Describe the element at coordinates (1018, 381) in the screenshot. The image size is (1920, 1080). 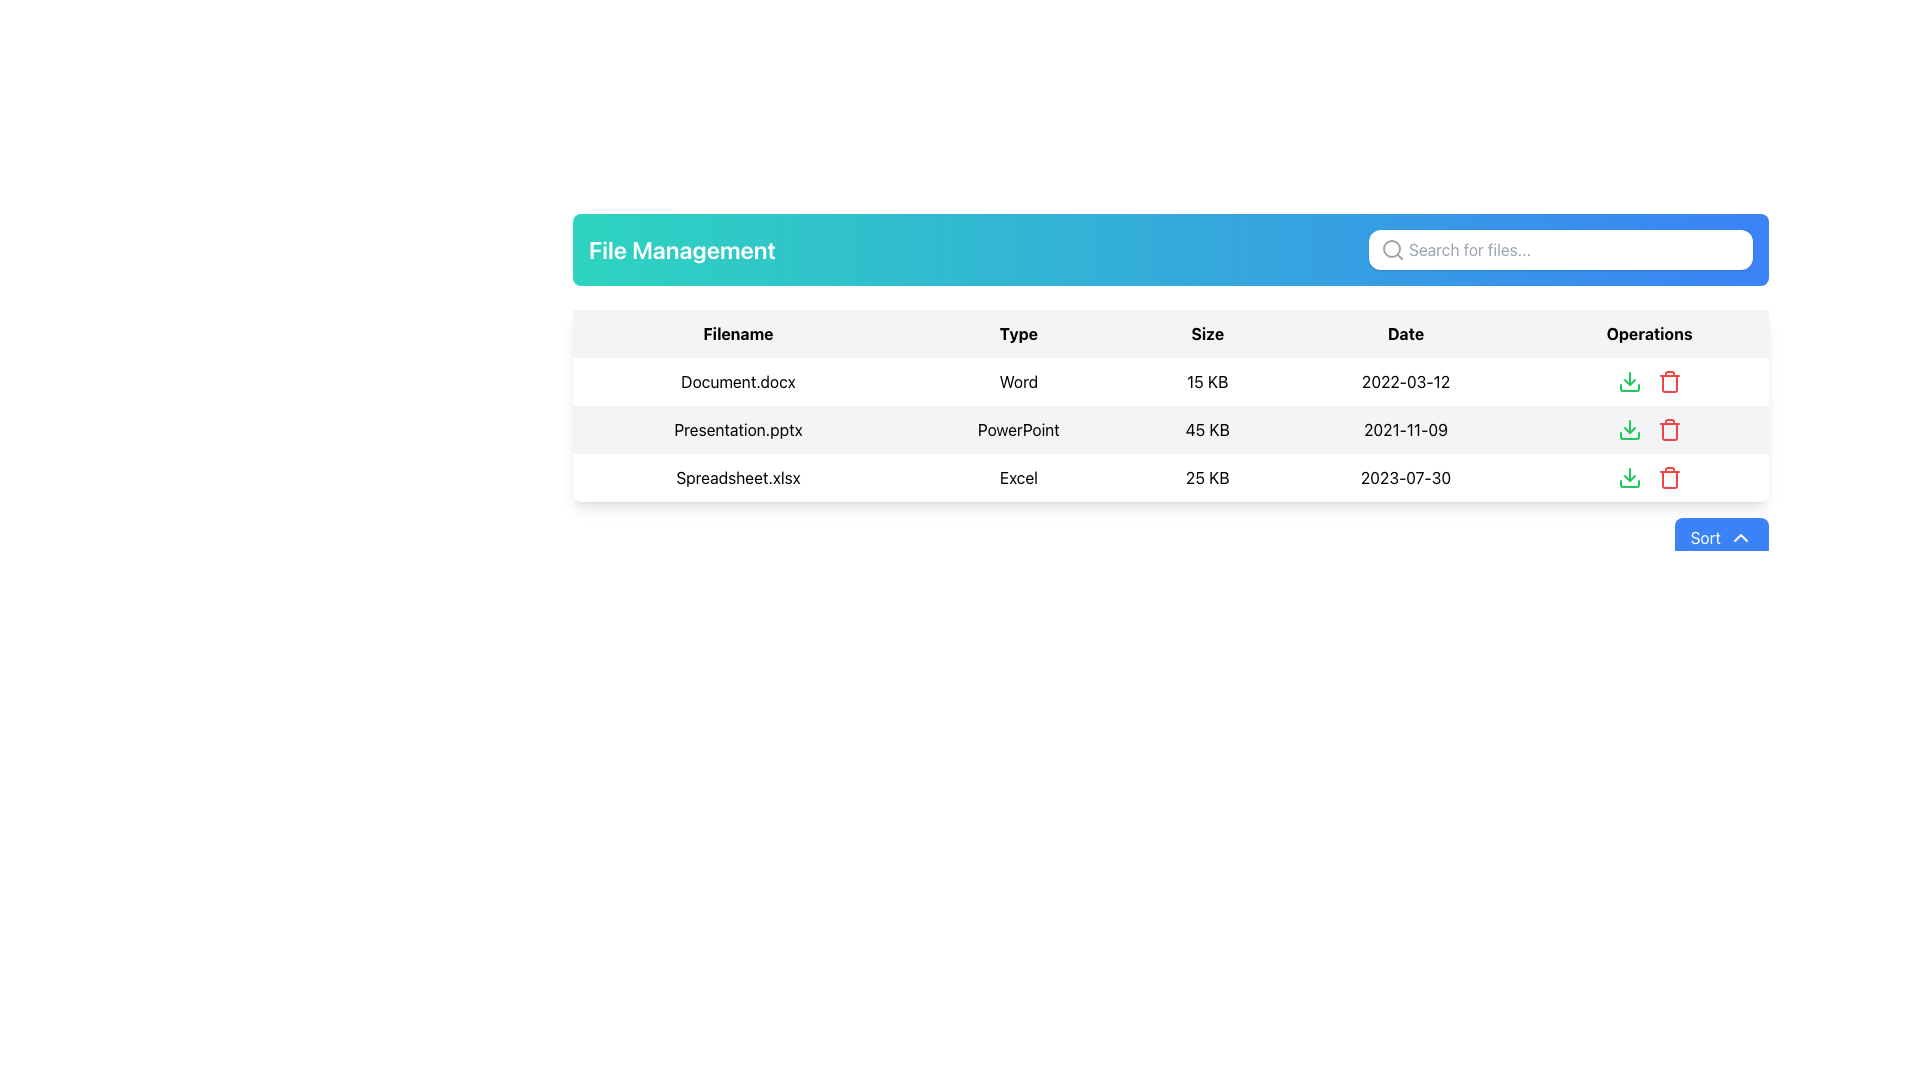
I see `the static text label in the second cell of the first row under the 'Type' column, which indicates the file category` at that location.